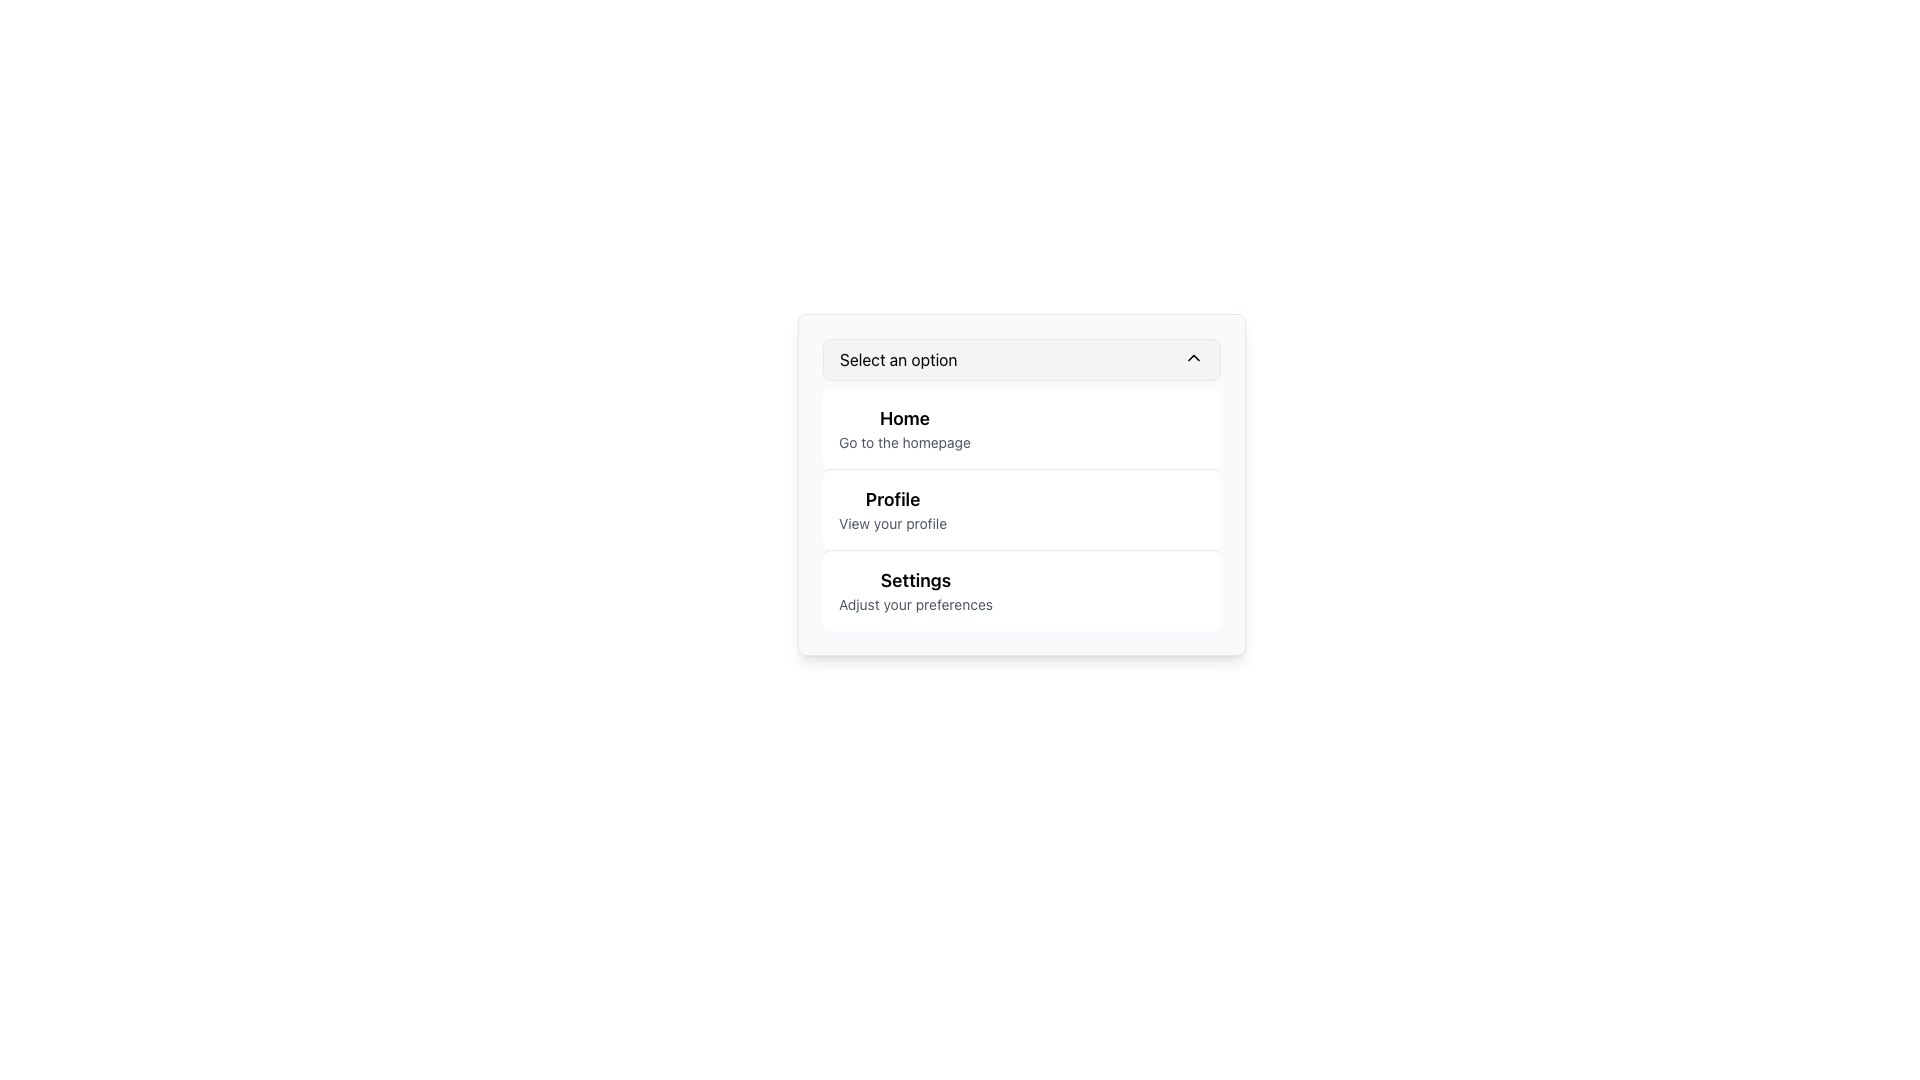  I want to click on the third item in the dropdown menu which allows the user, so click(1022, 589).